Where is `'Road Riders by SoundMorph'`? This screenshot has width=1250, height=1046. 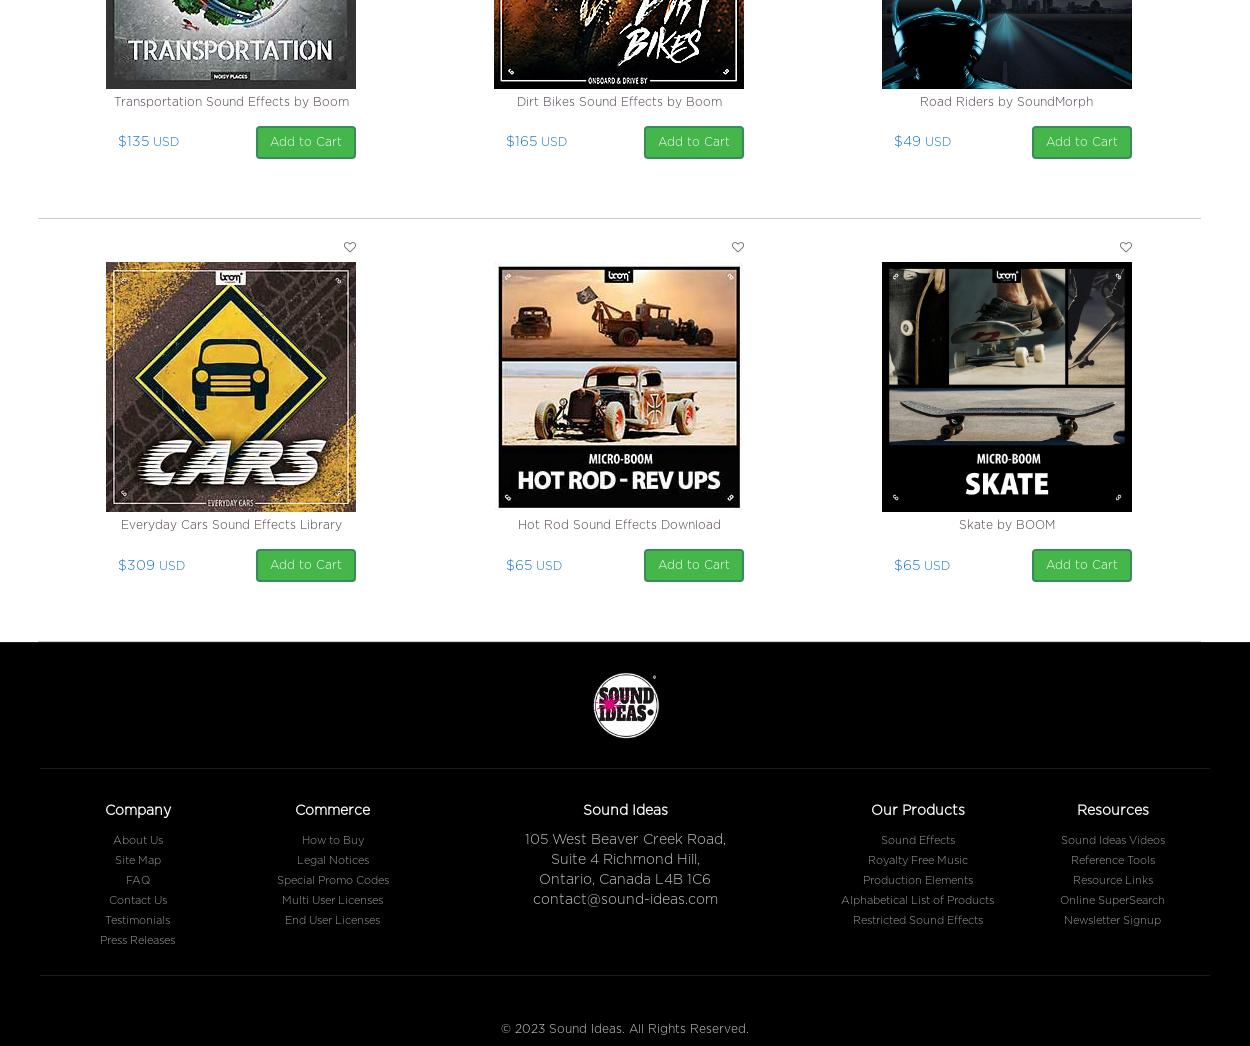 'Road Riders by SoundMorph' is located at coordinates (1006, 101).